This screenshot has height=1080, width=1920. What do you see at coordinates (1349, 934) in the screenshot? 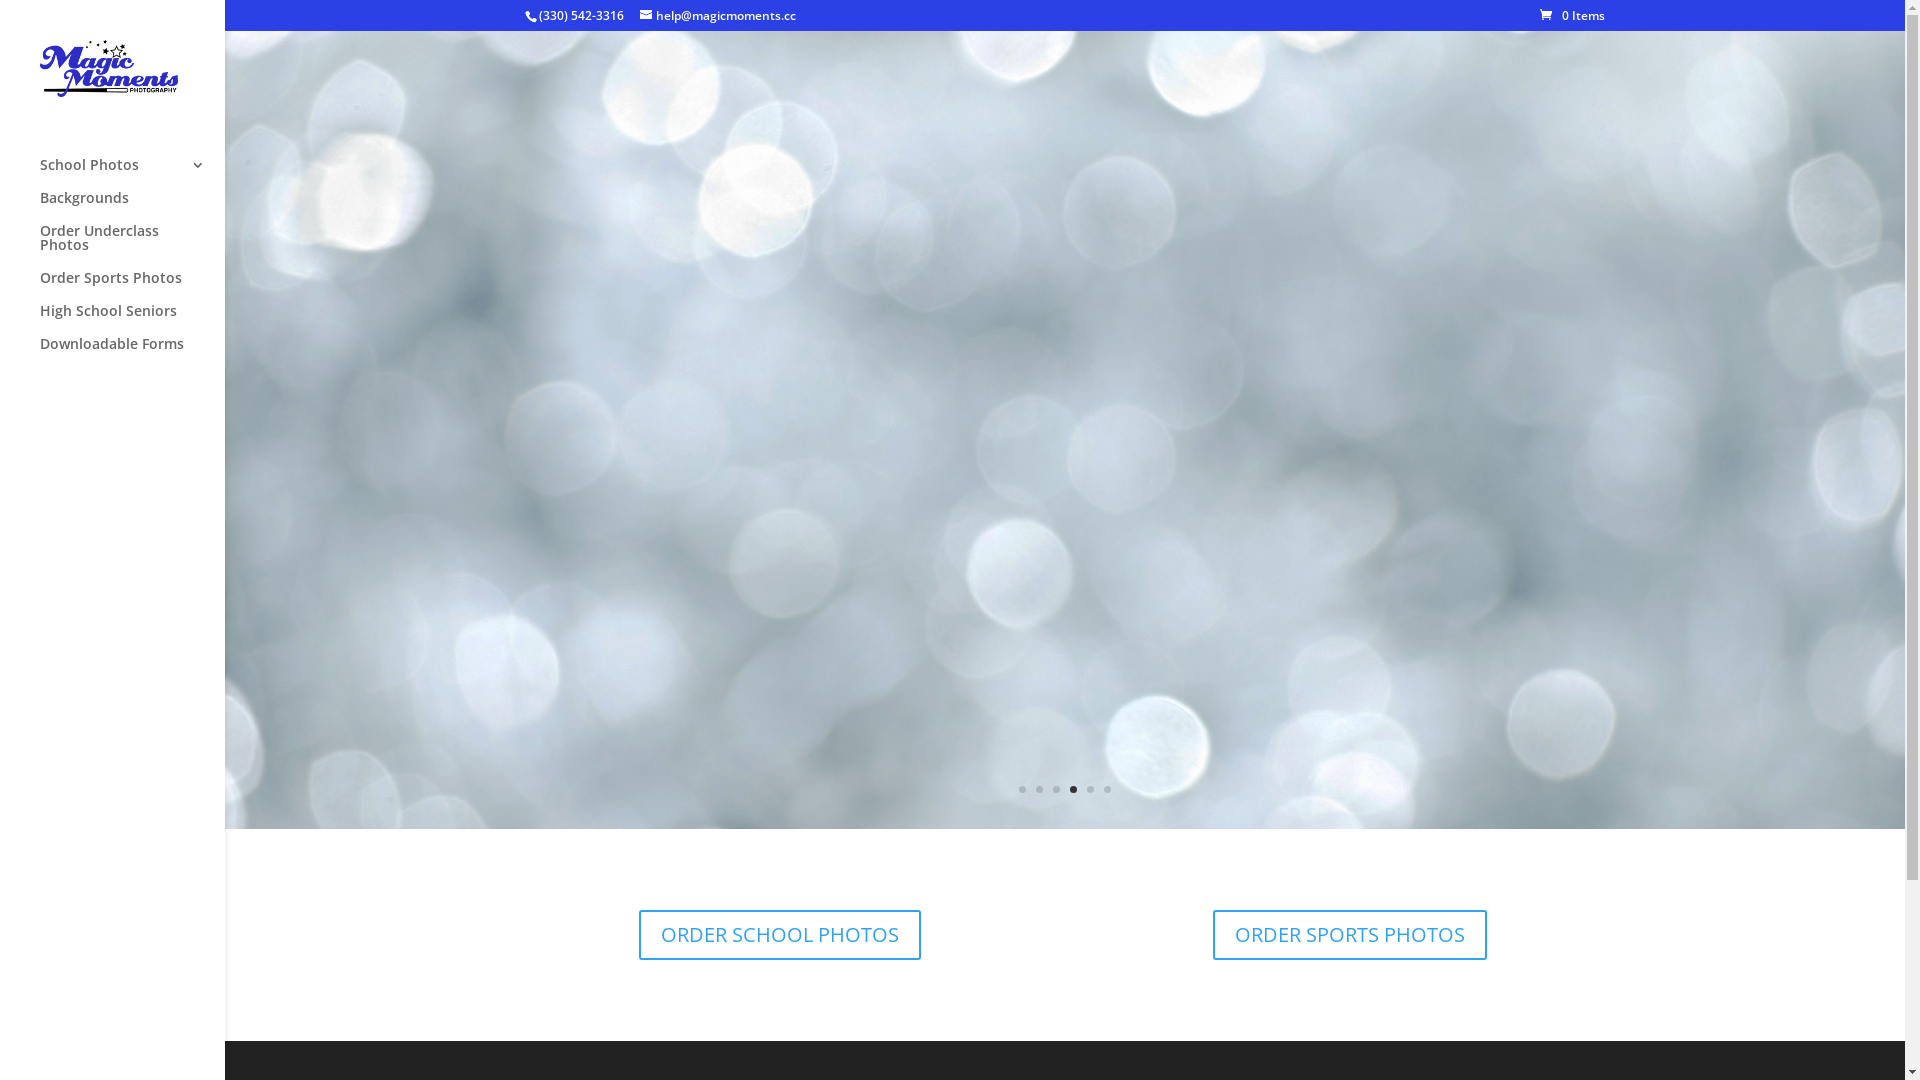
I see `'ORDER SPORTS PHOTOS'` at bounding box center [1349, 934].